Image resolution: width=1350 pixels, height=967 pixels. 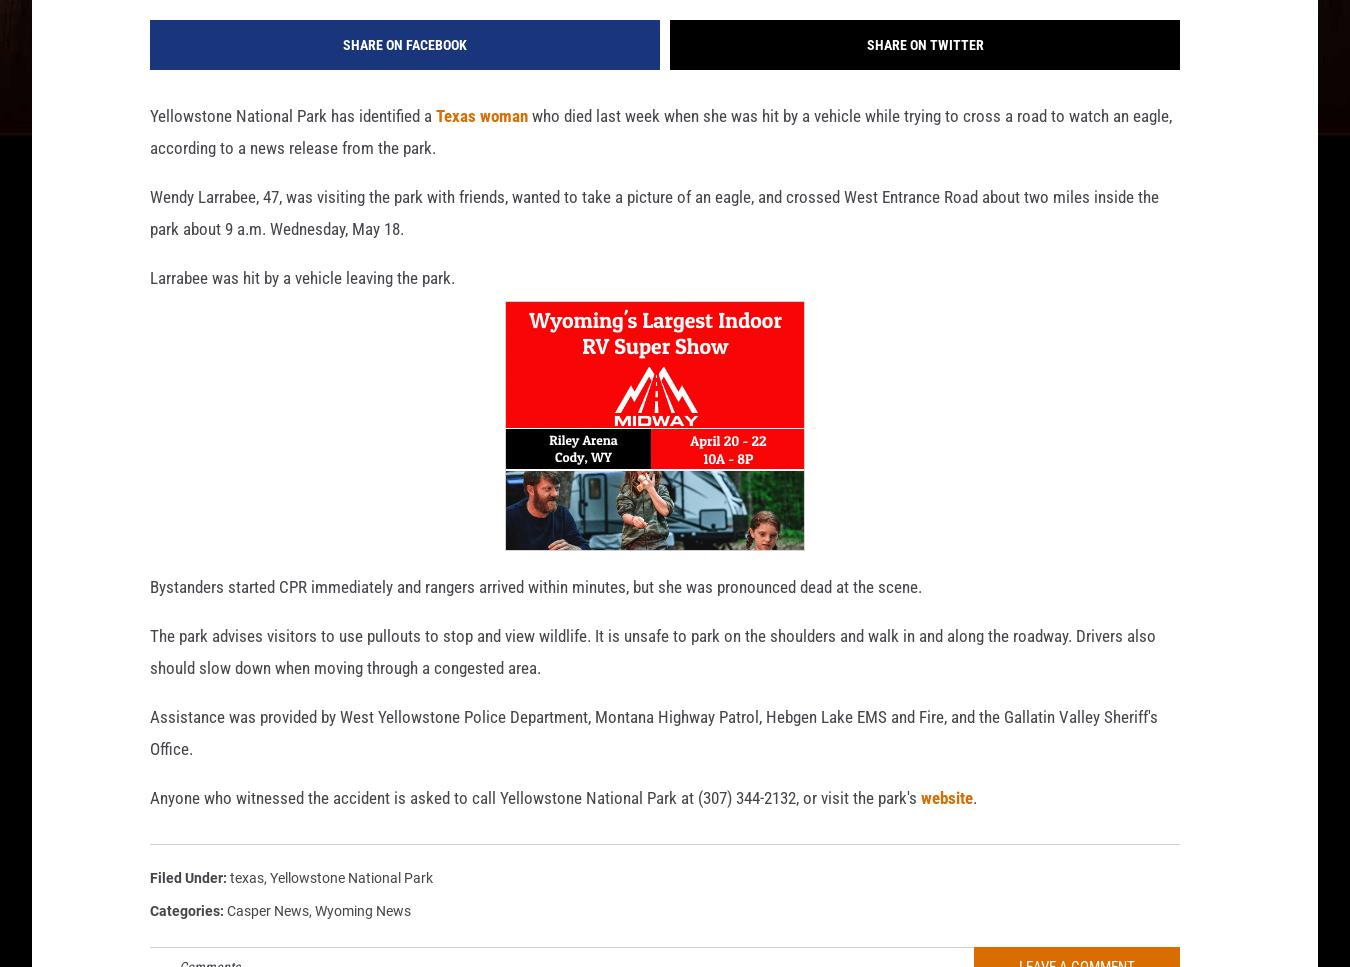 I want to click on 'Wendy Larrabee, 47, was visiting the park with friends, wanted to take a picture of an eagle, and crossed West Entrance Road about two miles inside the park about 9 a.m. Wednesday, May 18.', so click(x=149, y=245).